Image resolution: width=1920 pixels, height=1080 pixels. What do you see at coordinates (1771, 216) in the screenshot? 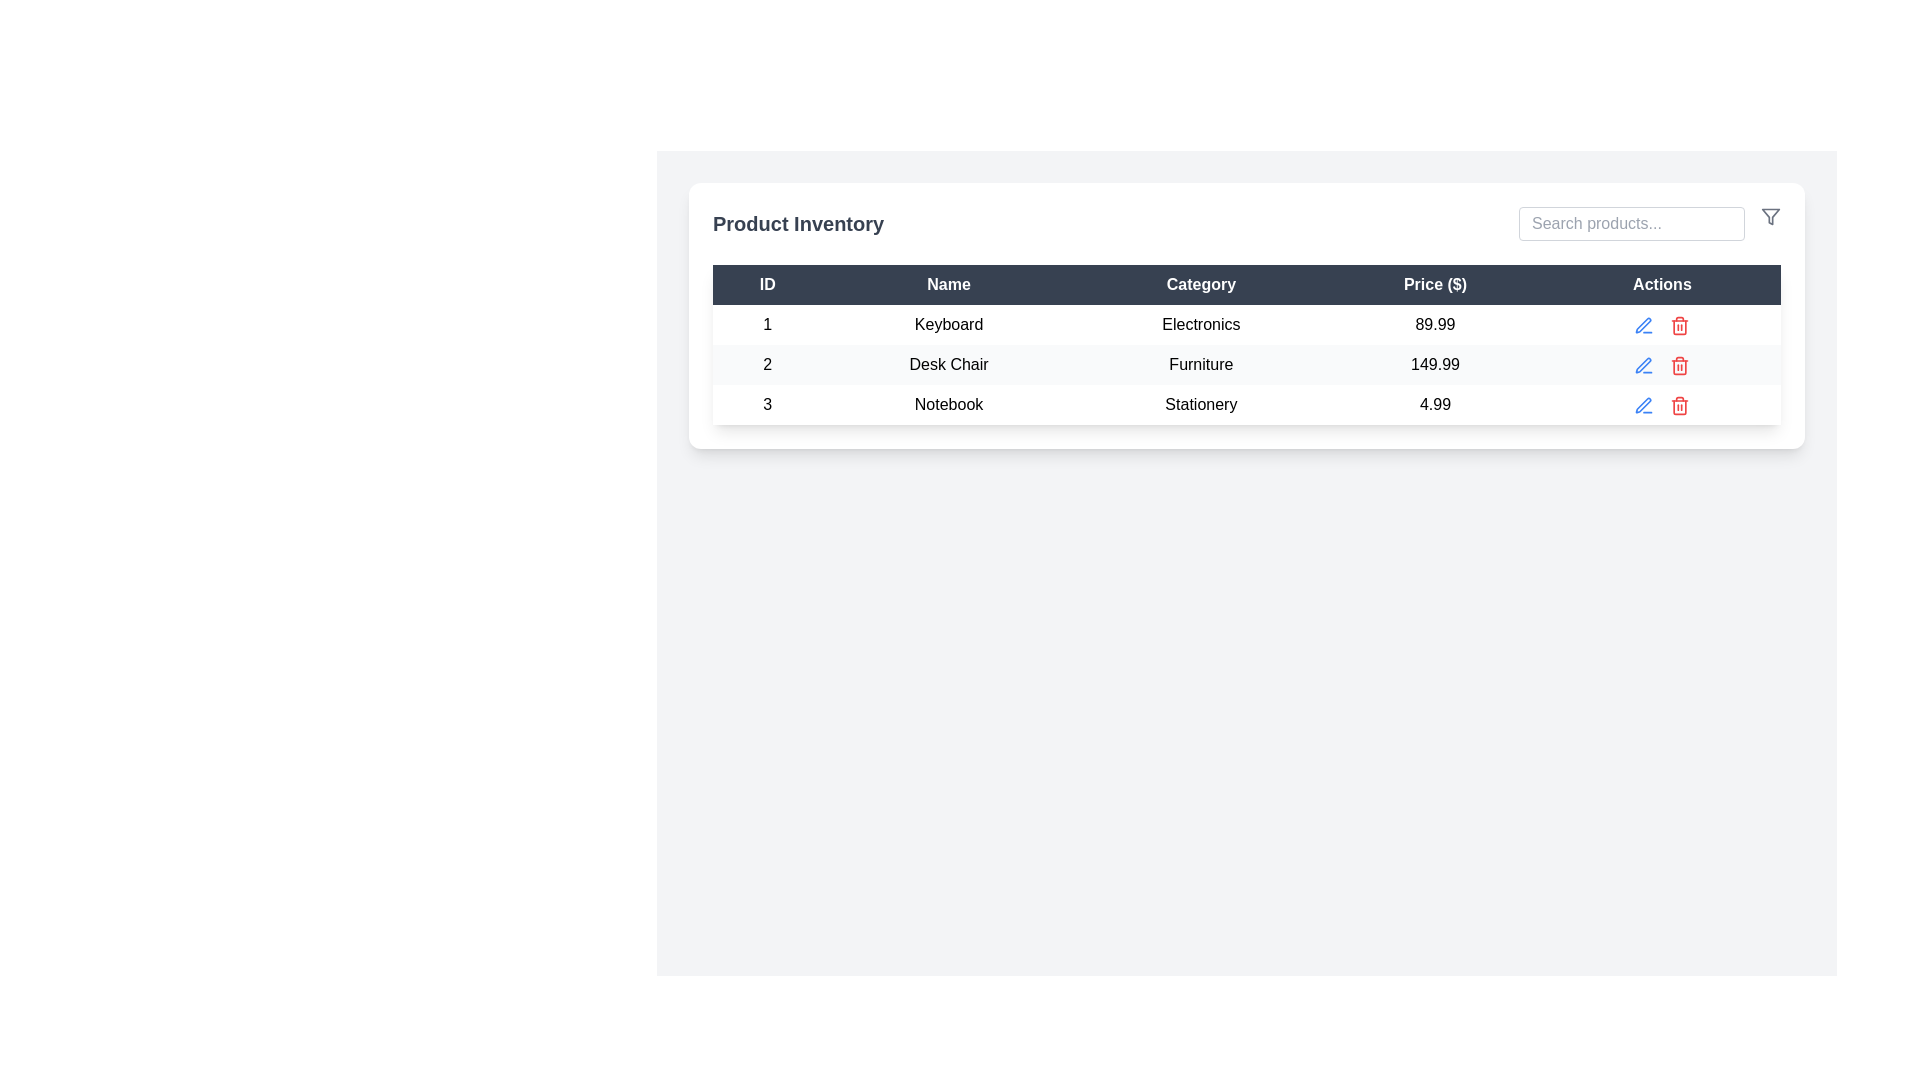
I see `the filtering icon located in the Actions area of the UI header, positioned near the right boundary of the search bar` at bounding box center [1771, 216].